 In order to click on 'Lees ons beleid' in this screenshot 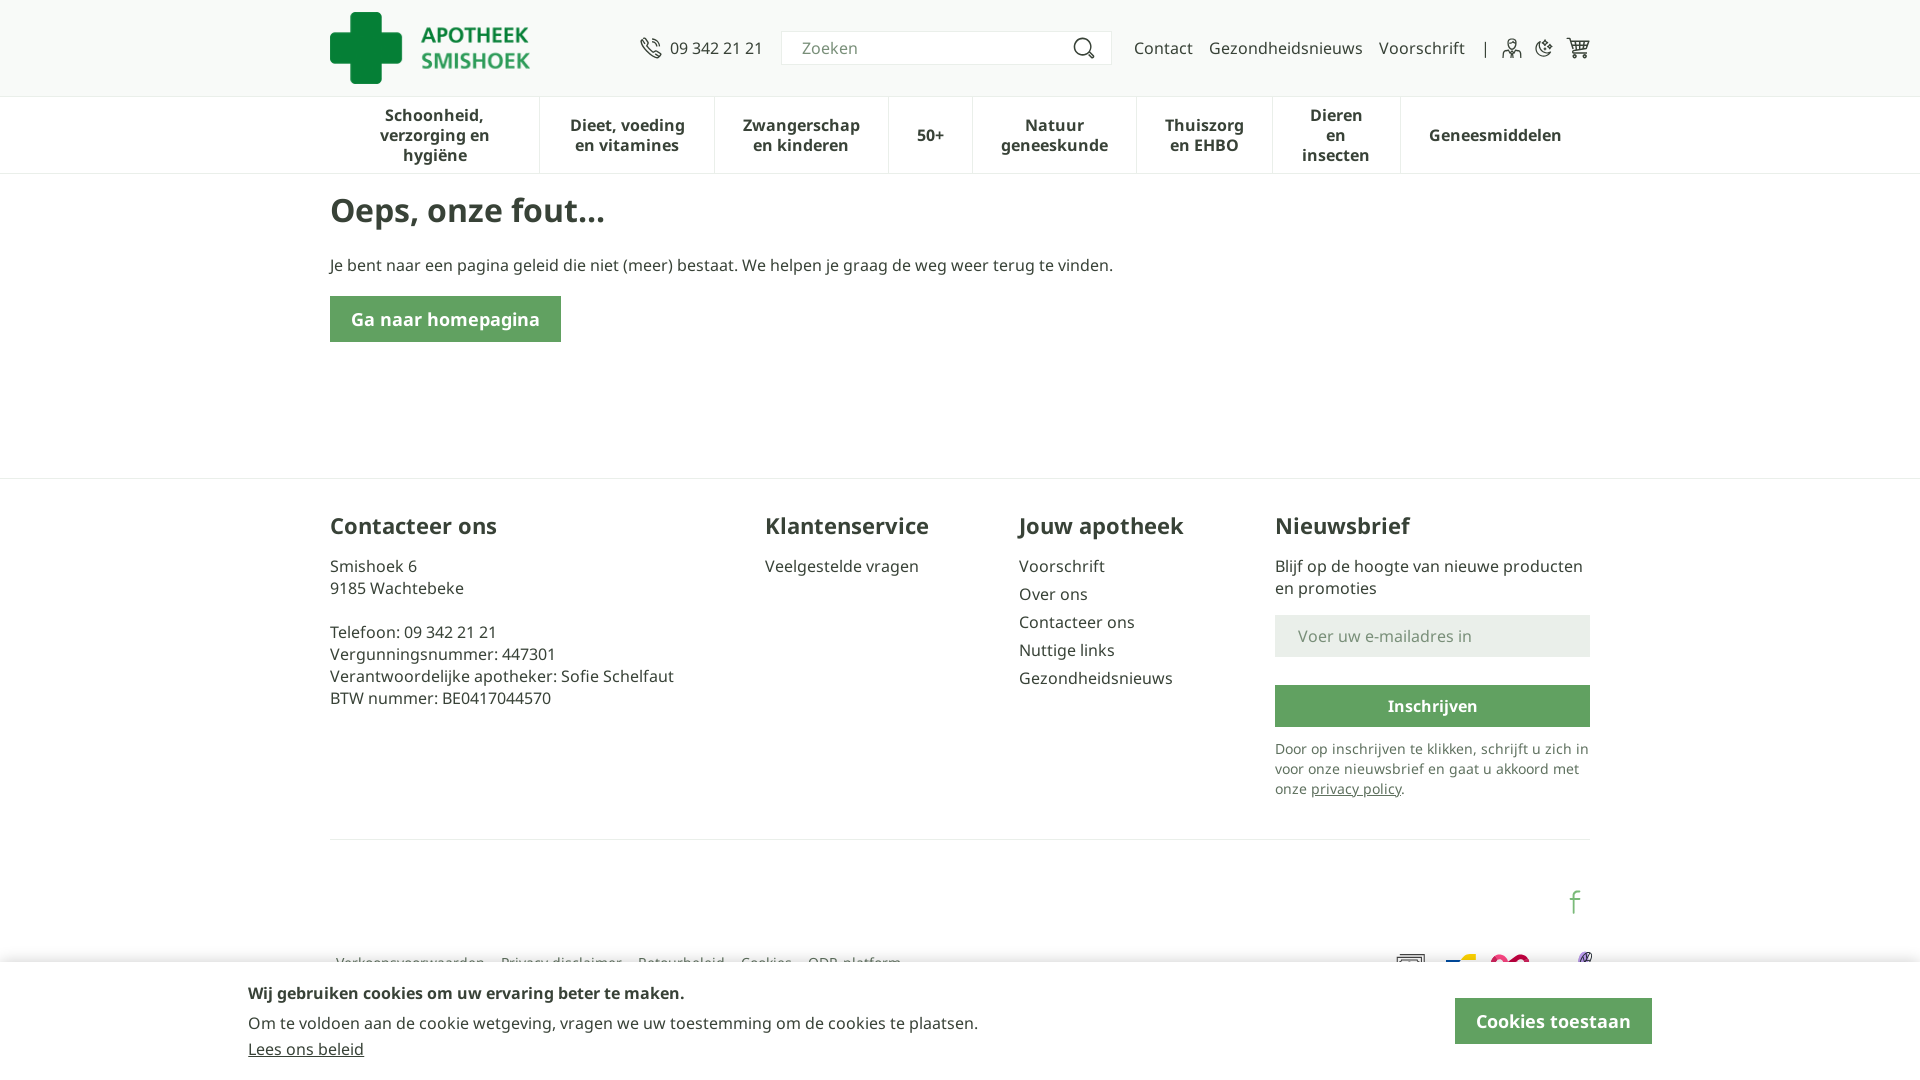, I will do `click(305, 1048)`.